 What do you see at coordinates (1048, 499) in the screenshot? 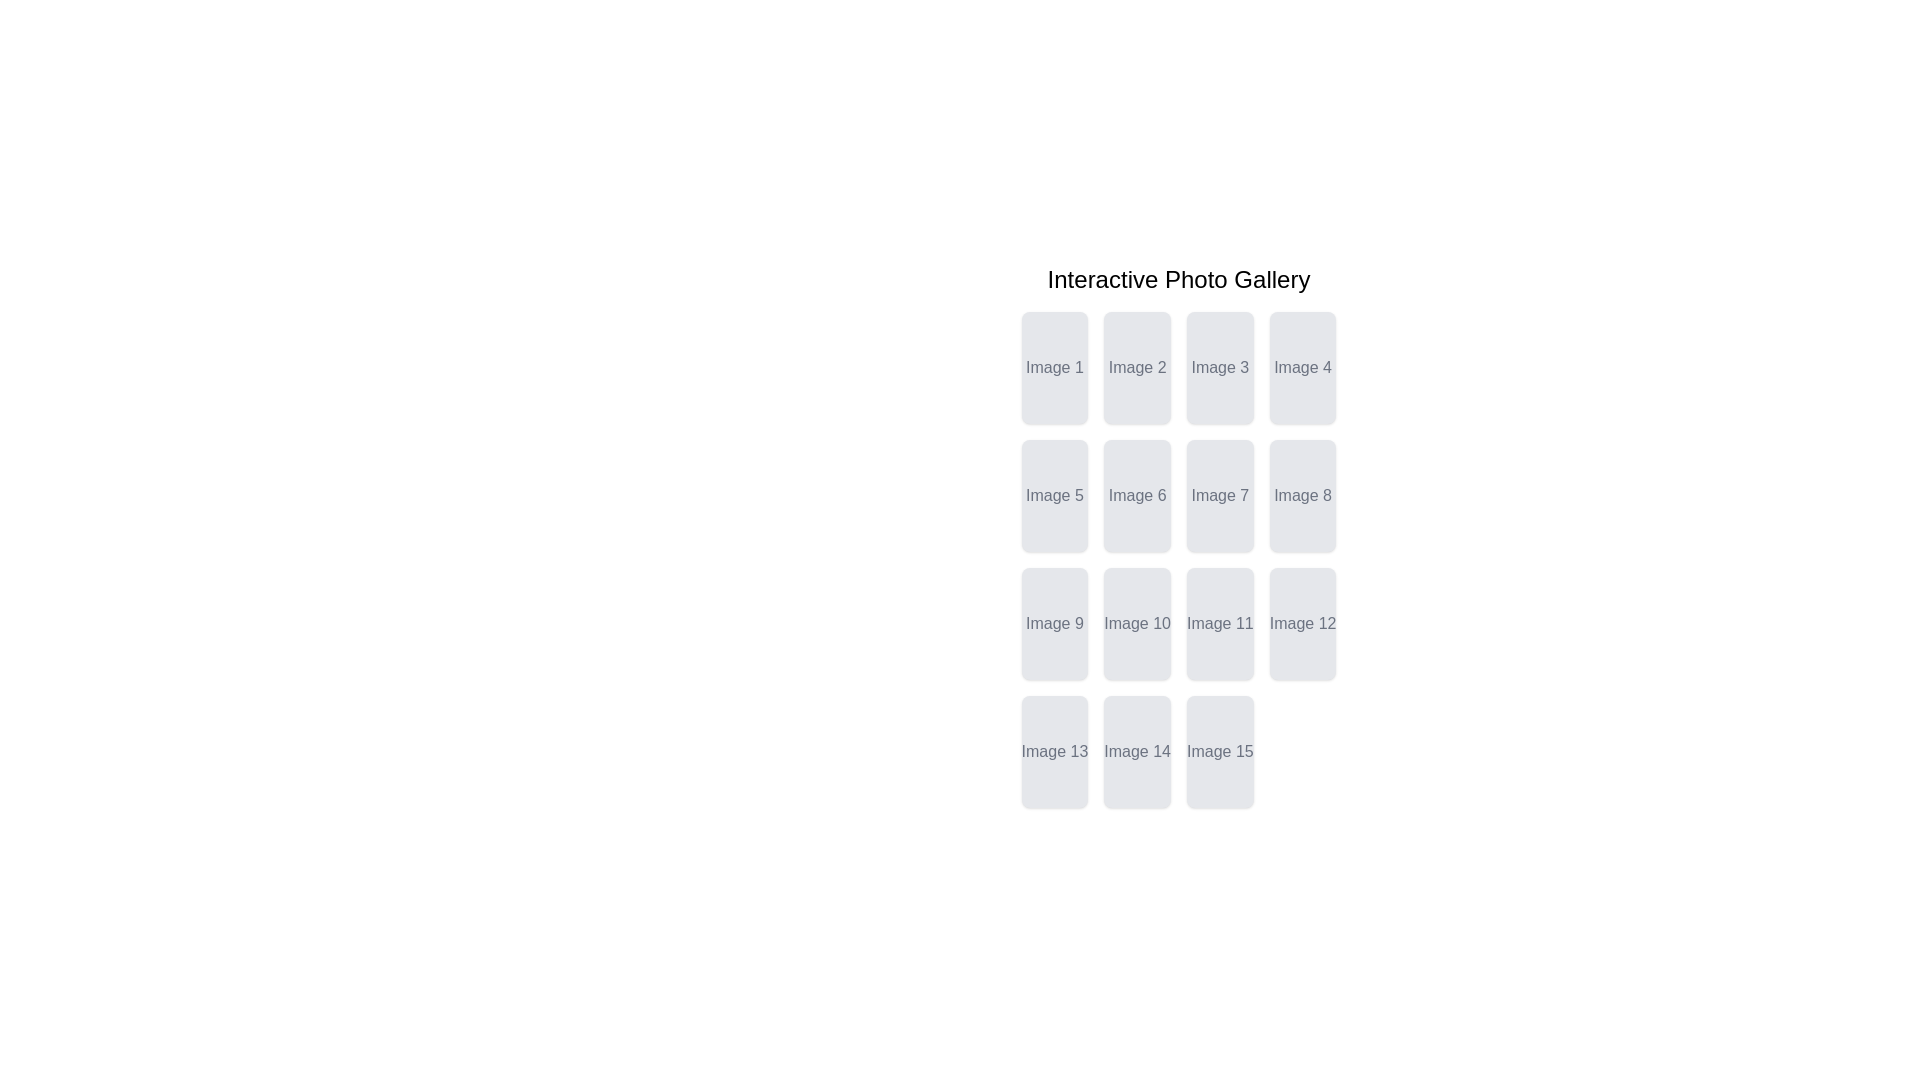
I see `the heart-shaped SVG icon located in the bottom-left area of the grid layout below 'Image 5'` at bounding box center [1048, 499].